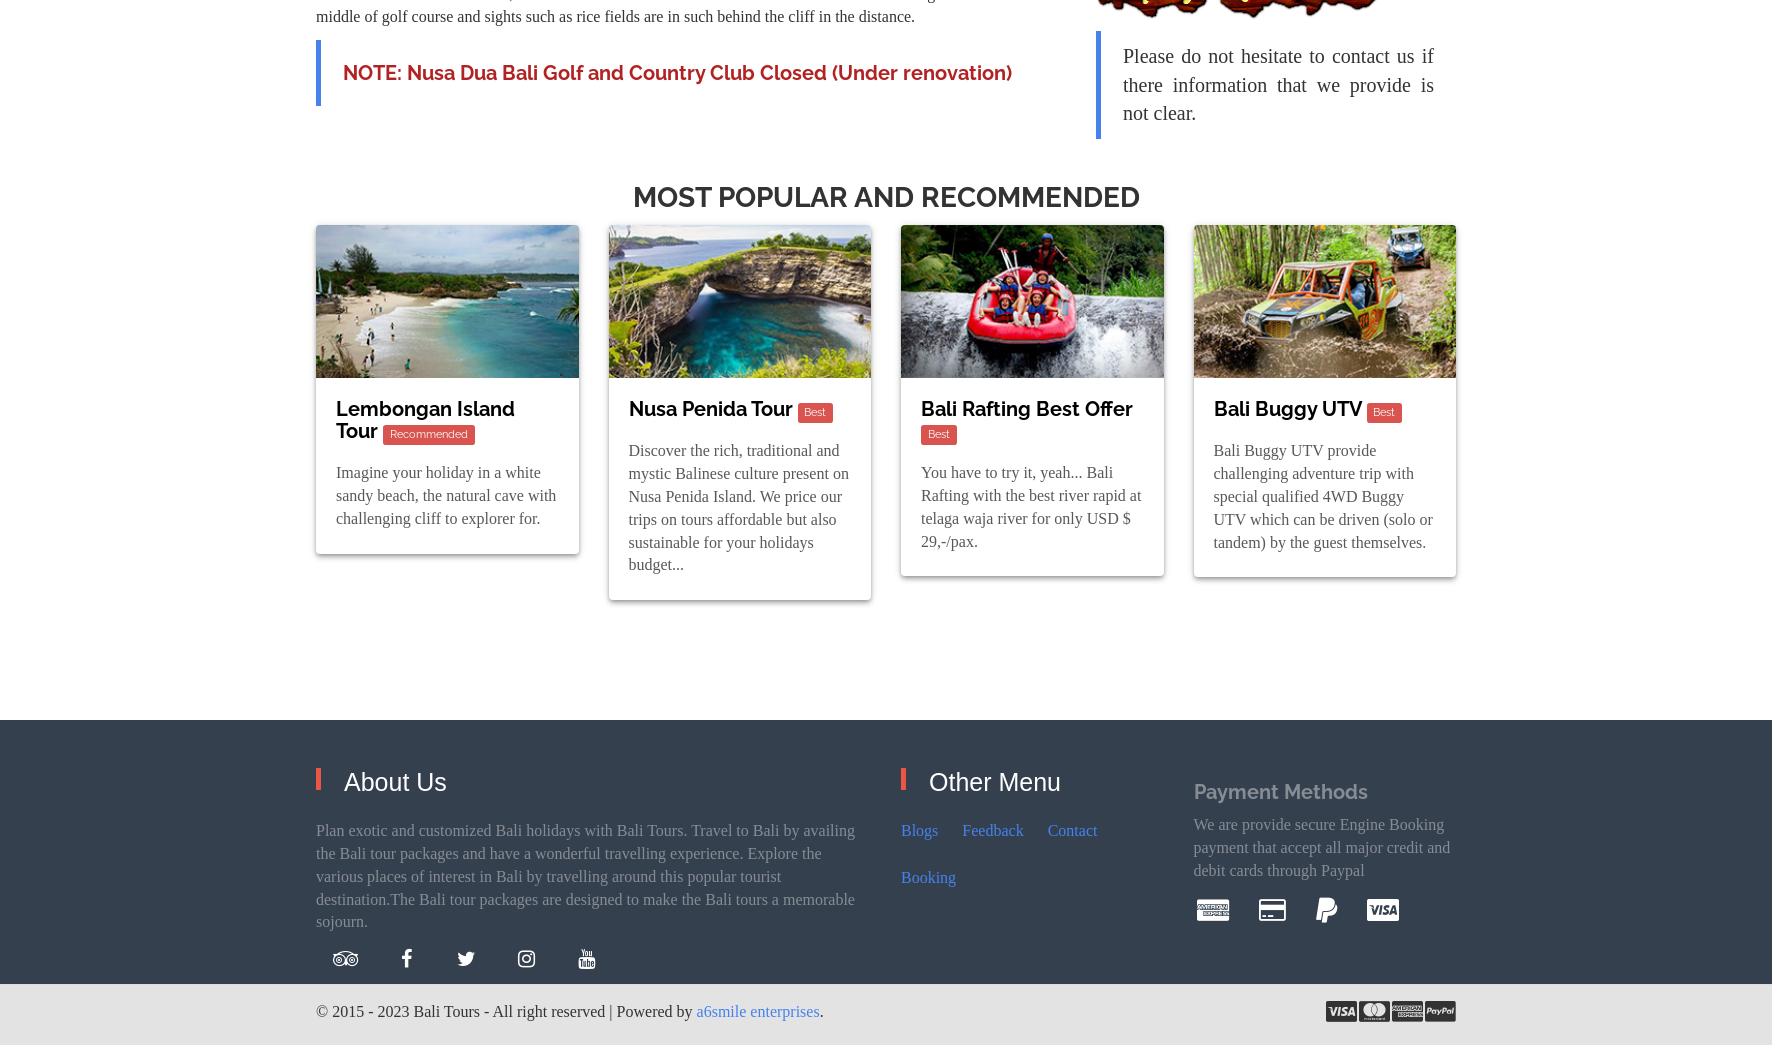 The width and height of the screenshot is (1787, 1055). I want to click on 'Plan exotic and customized Bali holidays with Bali Tours. Travel to Bali by availing the Bali tour packages and have a wonderful travelling experience. Explore the various places of interest in Bali by travelling around this popular tourist destination.The Bali tour packages are designed to make the Bali tours a memorable sojourn.', so click(584, 875).